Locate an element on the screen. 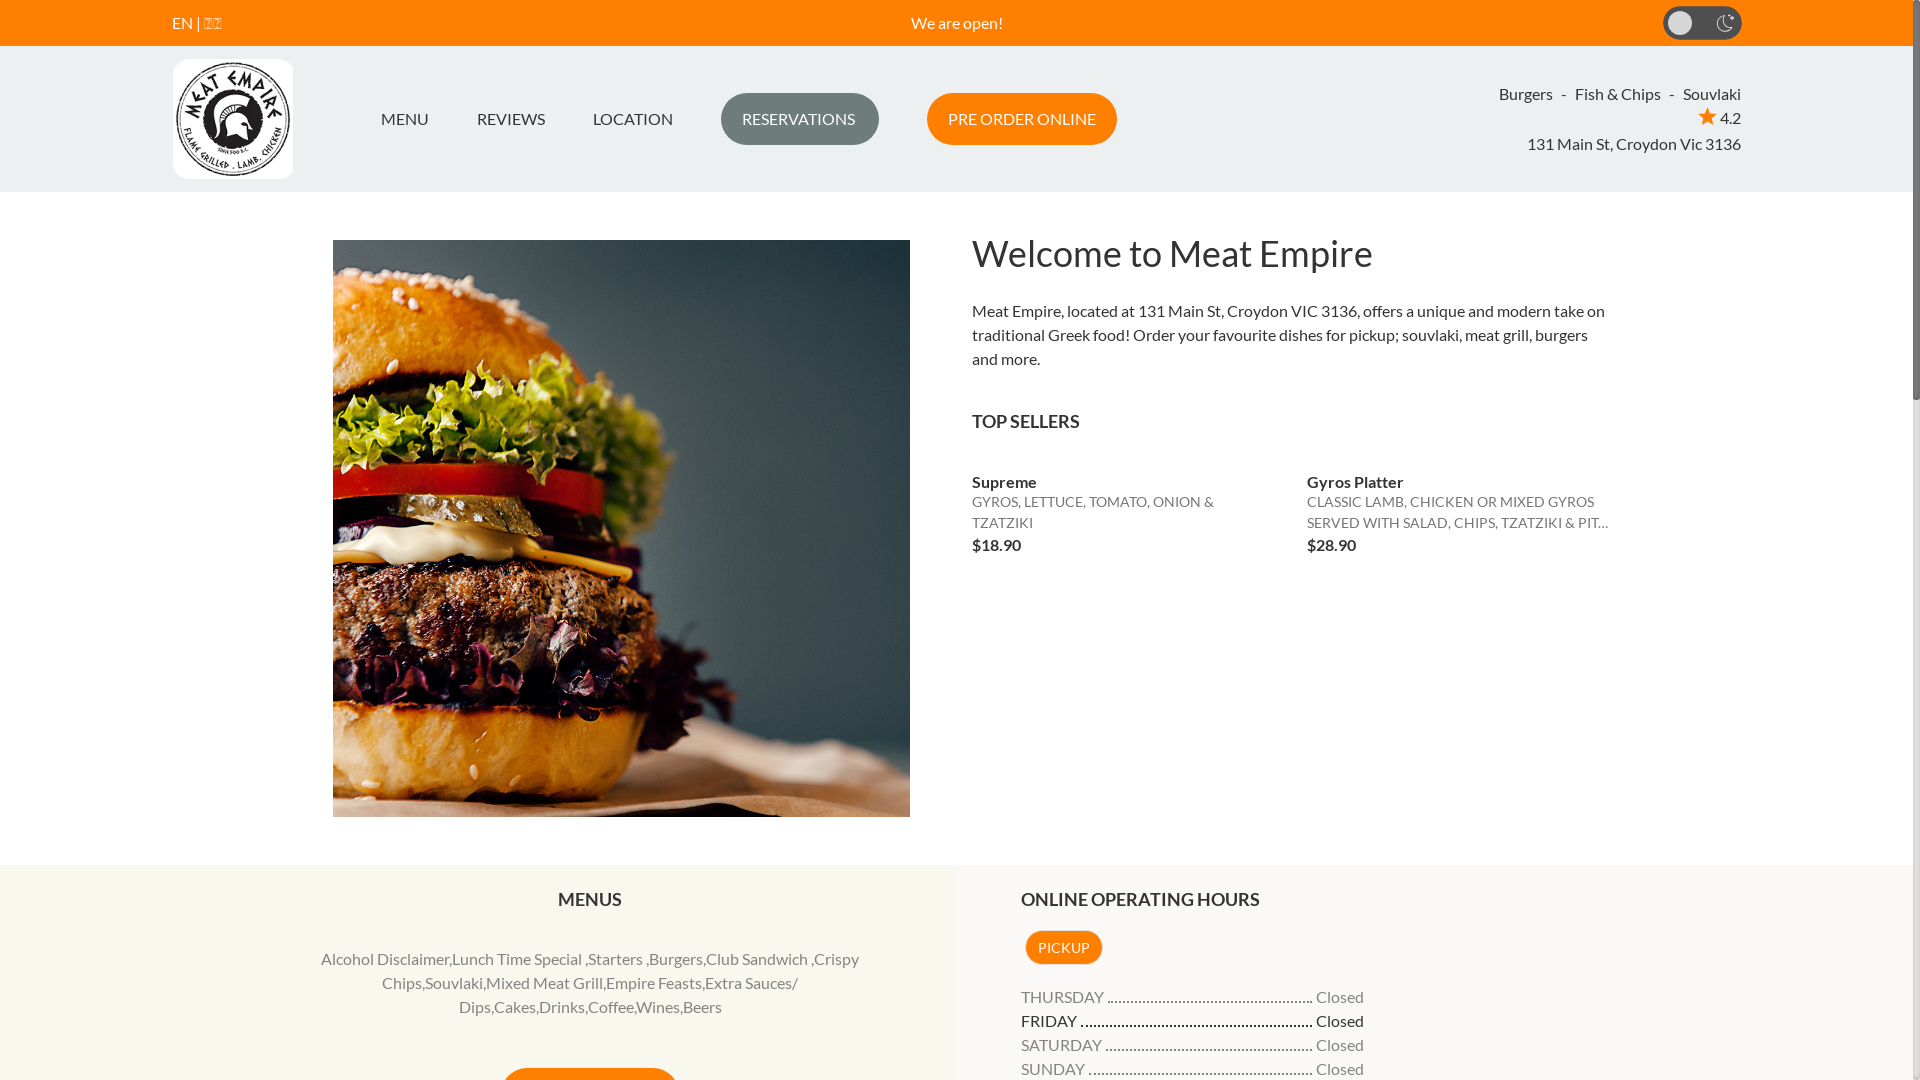 Image resolution: width=1920 pixels, height=1080 pixels. 'Crispy Chips' is located at coordinates (619, 969).